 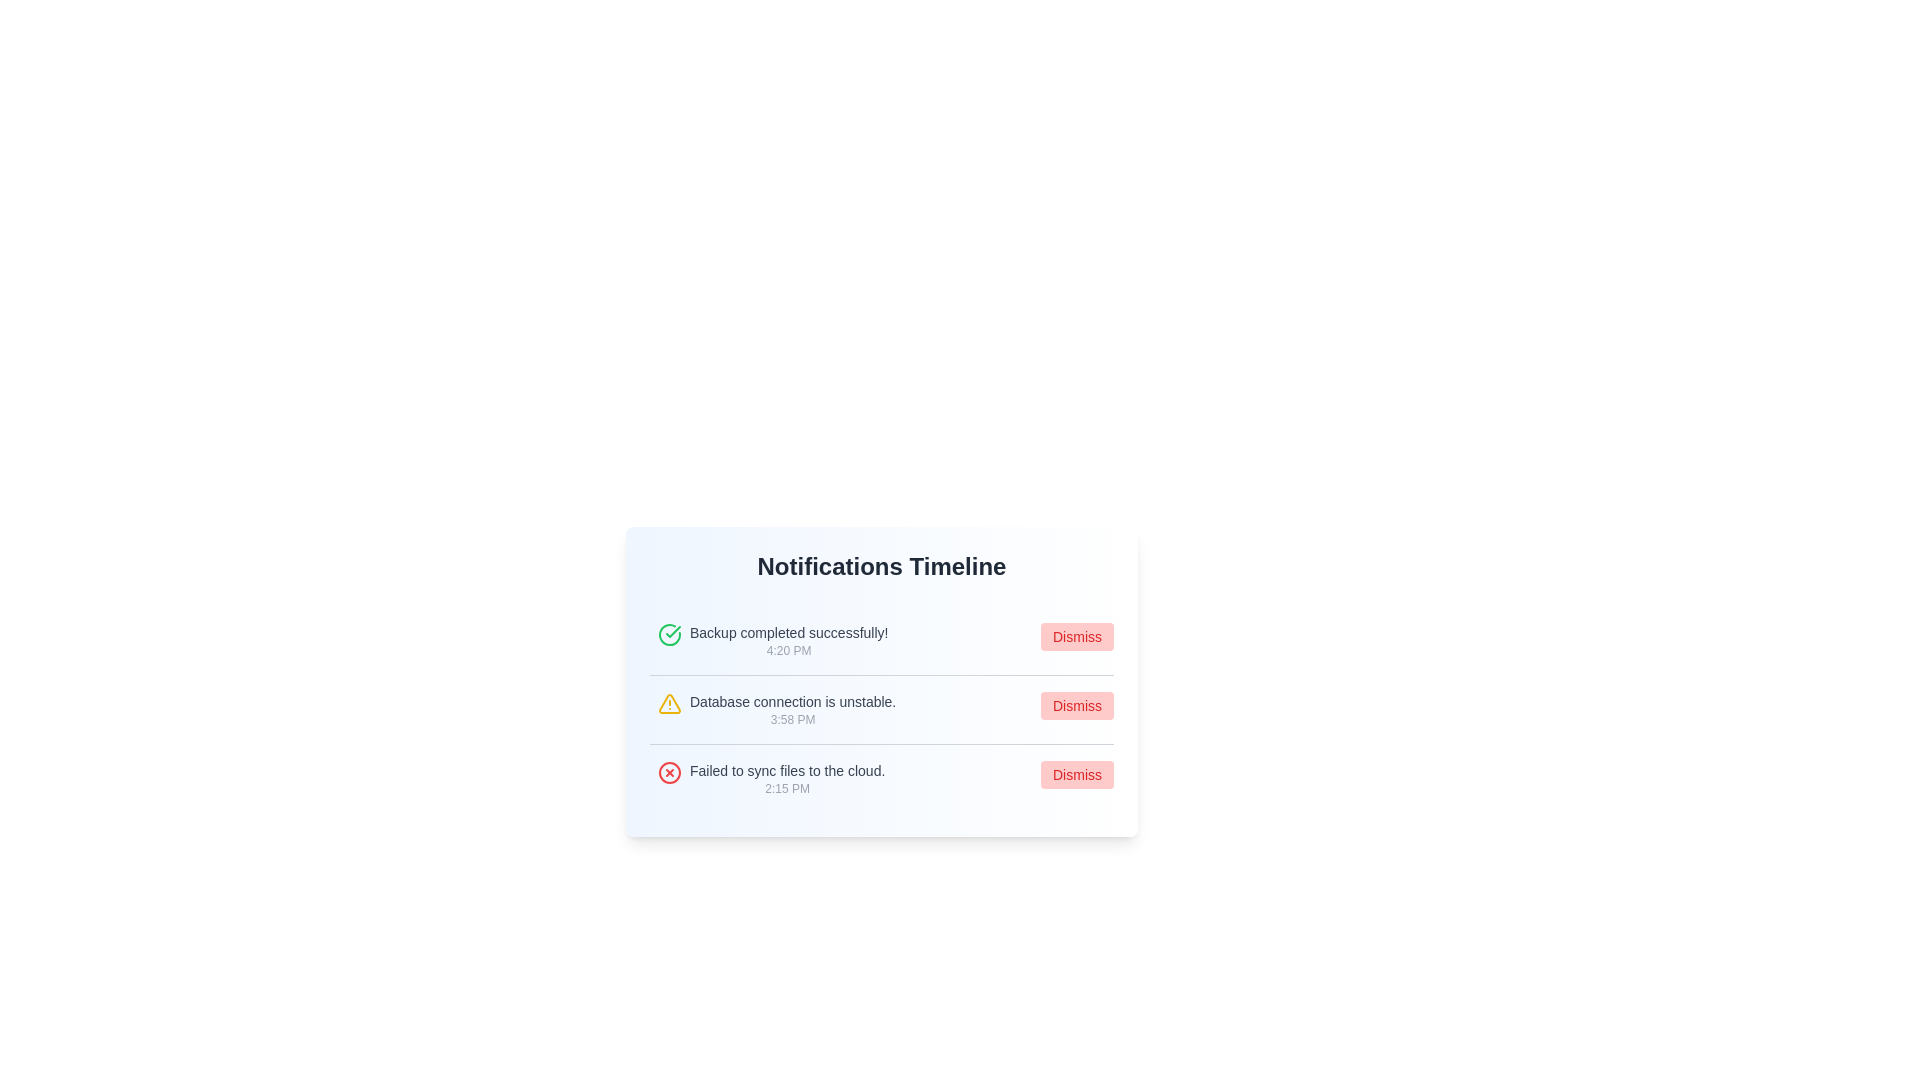 What do you see at coordinates (881, 640) in the screenshot?
I see `the notification card that informs the user about a successful backup operation, located at the top of the 'Notifications Timeline' section` at bounding box center [881, 640].